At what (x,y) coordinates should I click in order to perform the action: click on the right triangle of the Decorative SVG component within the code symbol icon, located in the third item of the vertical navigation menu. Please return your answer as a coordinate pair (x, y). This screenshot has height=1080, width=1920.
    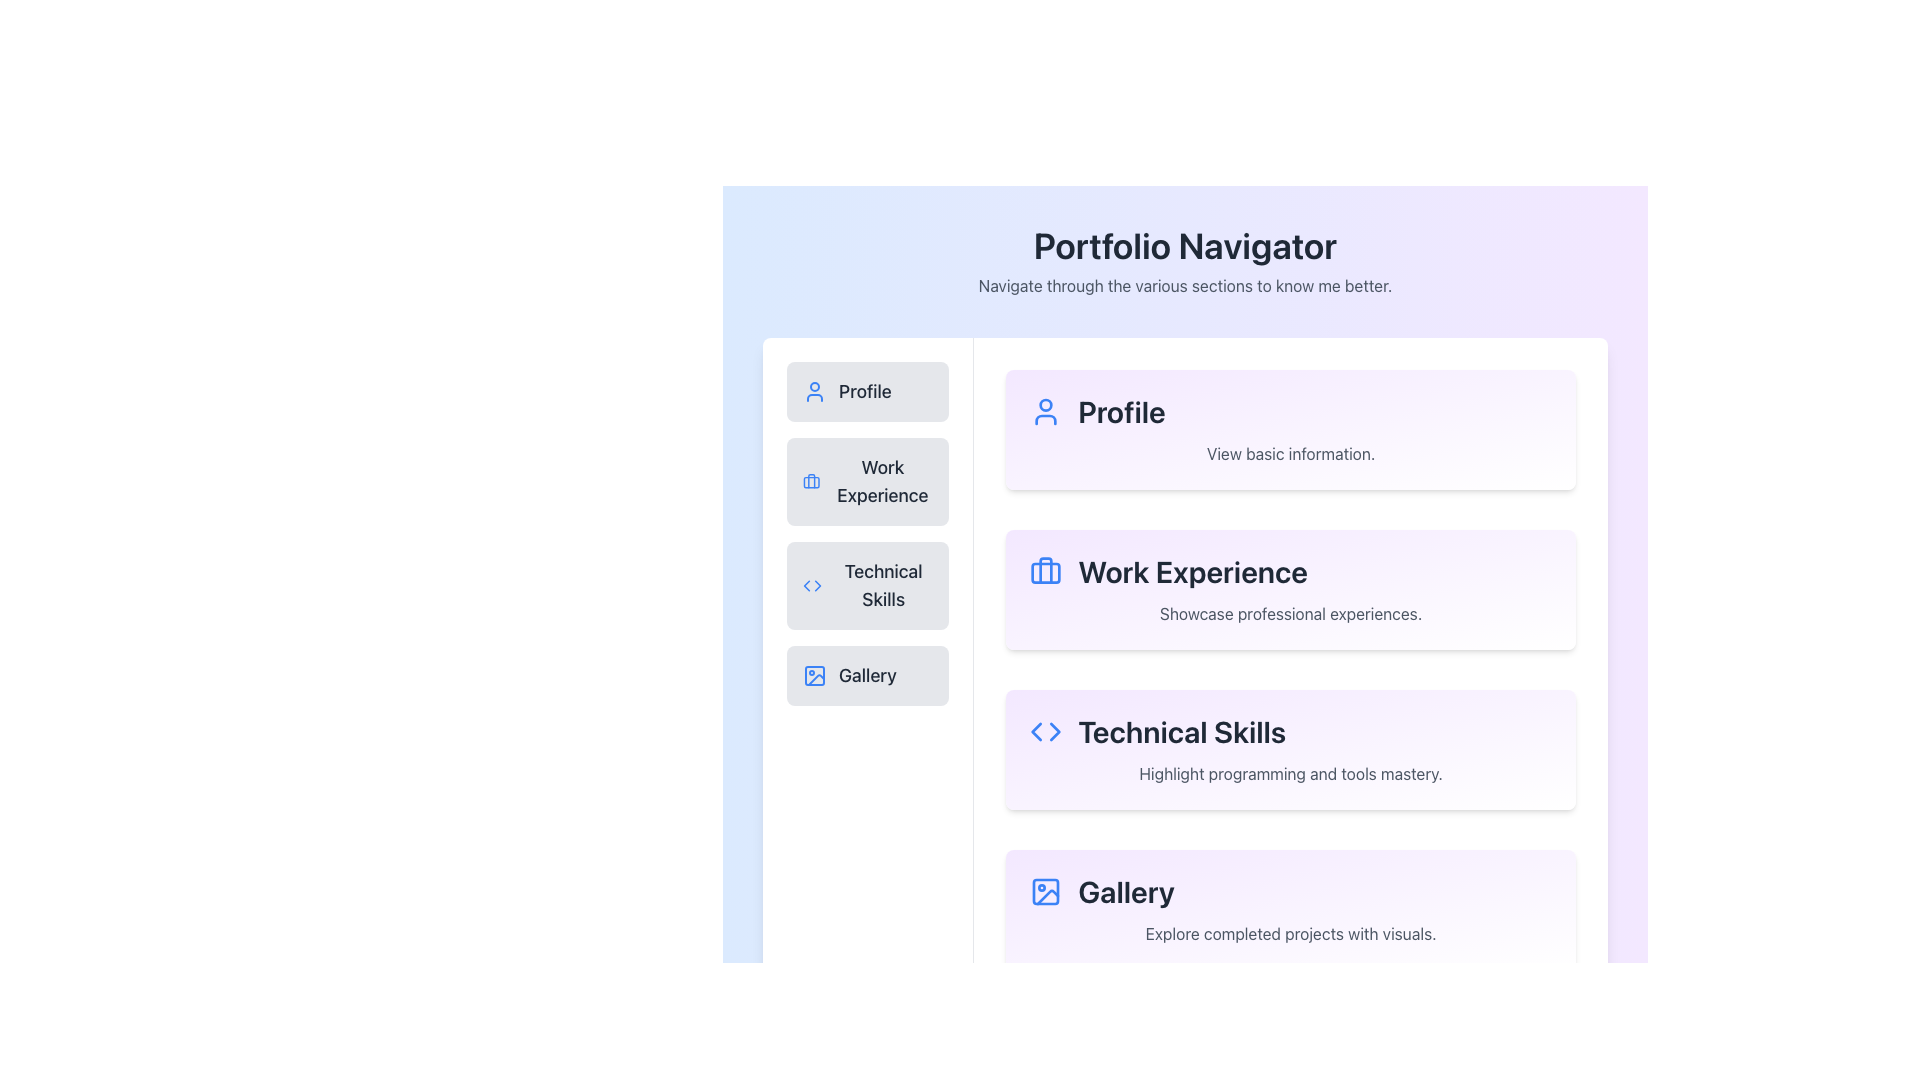
    Looking at the image, I should click on (818, 585).